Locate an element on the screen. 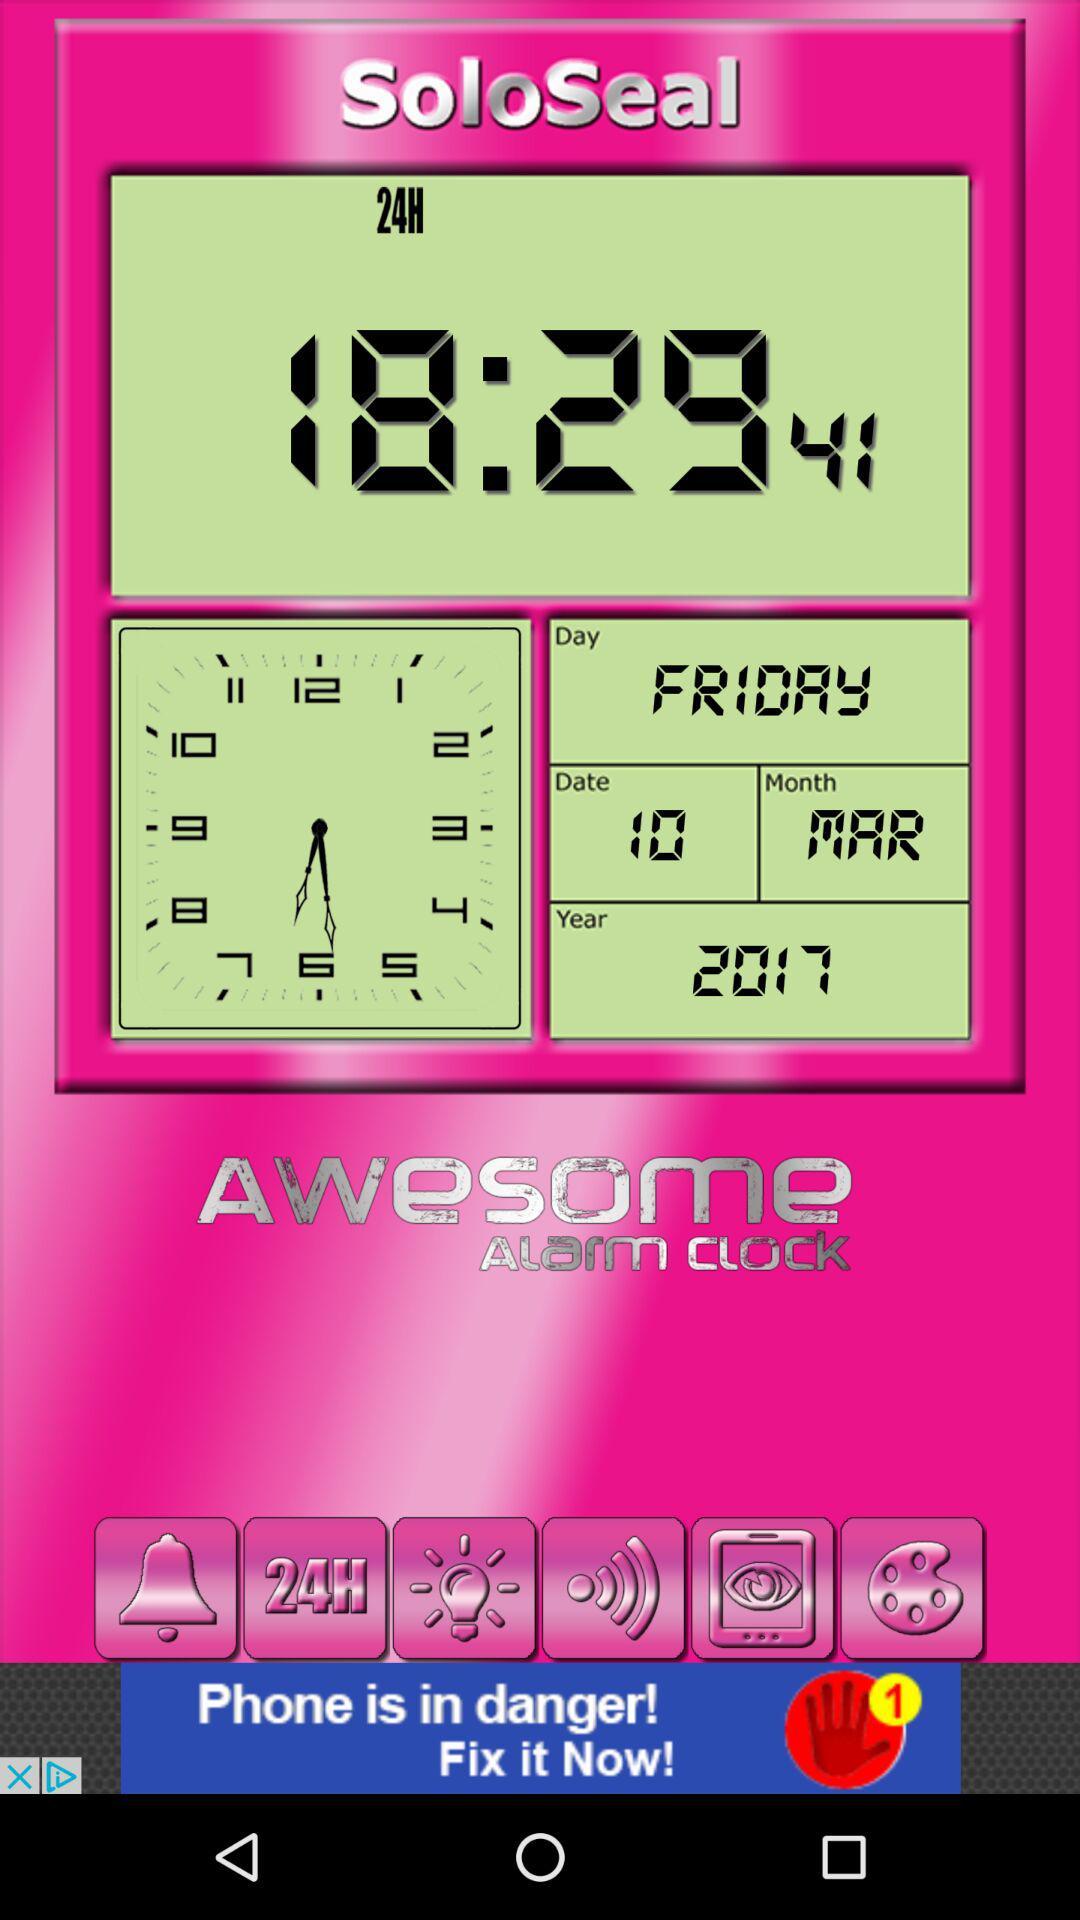 The height and width of the screenshot is (1920, 1080). make a new timer is located at coordinates (464, 1587).